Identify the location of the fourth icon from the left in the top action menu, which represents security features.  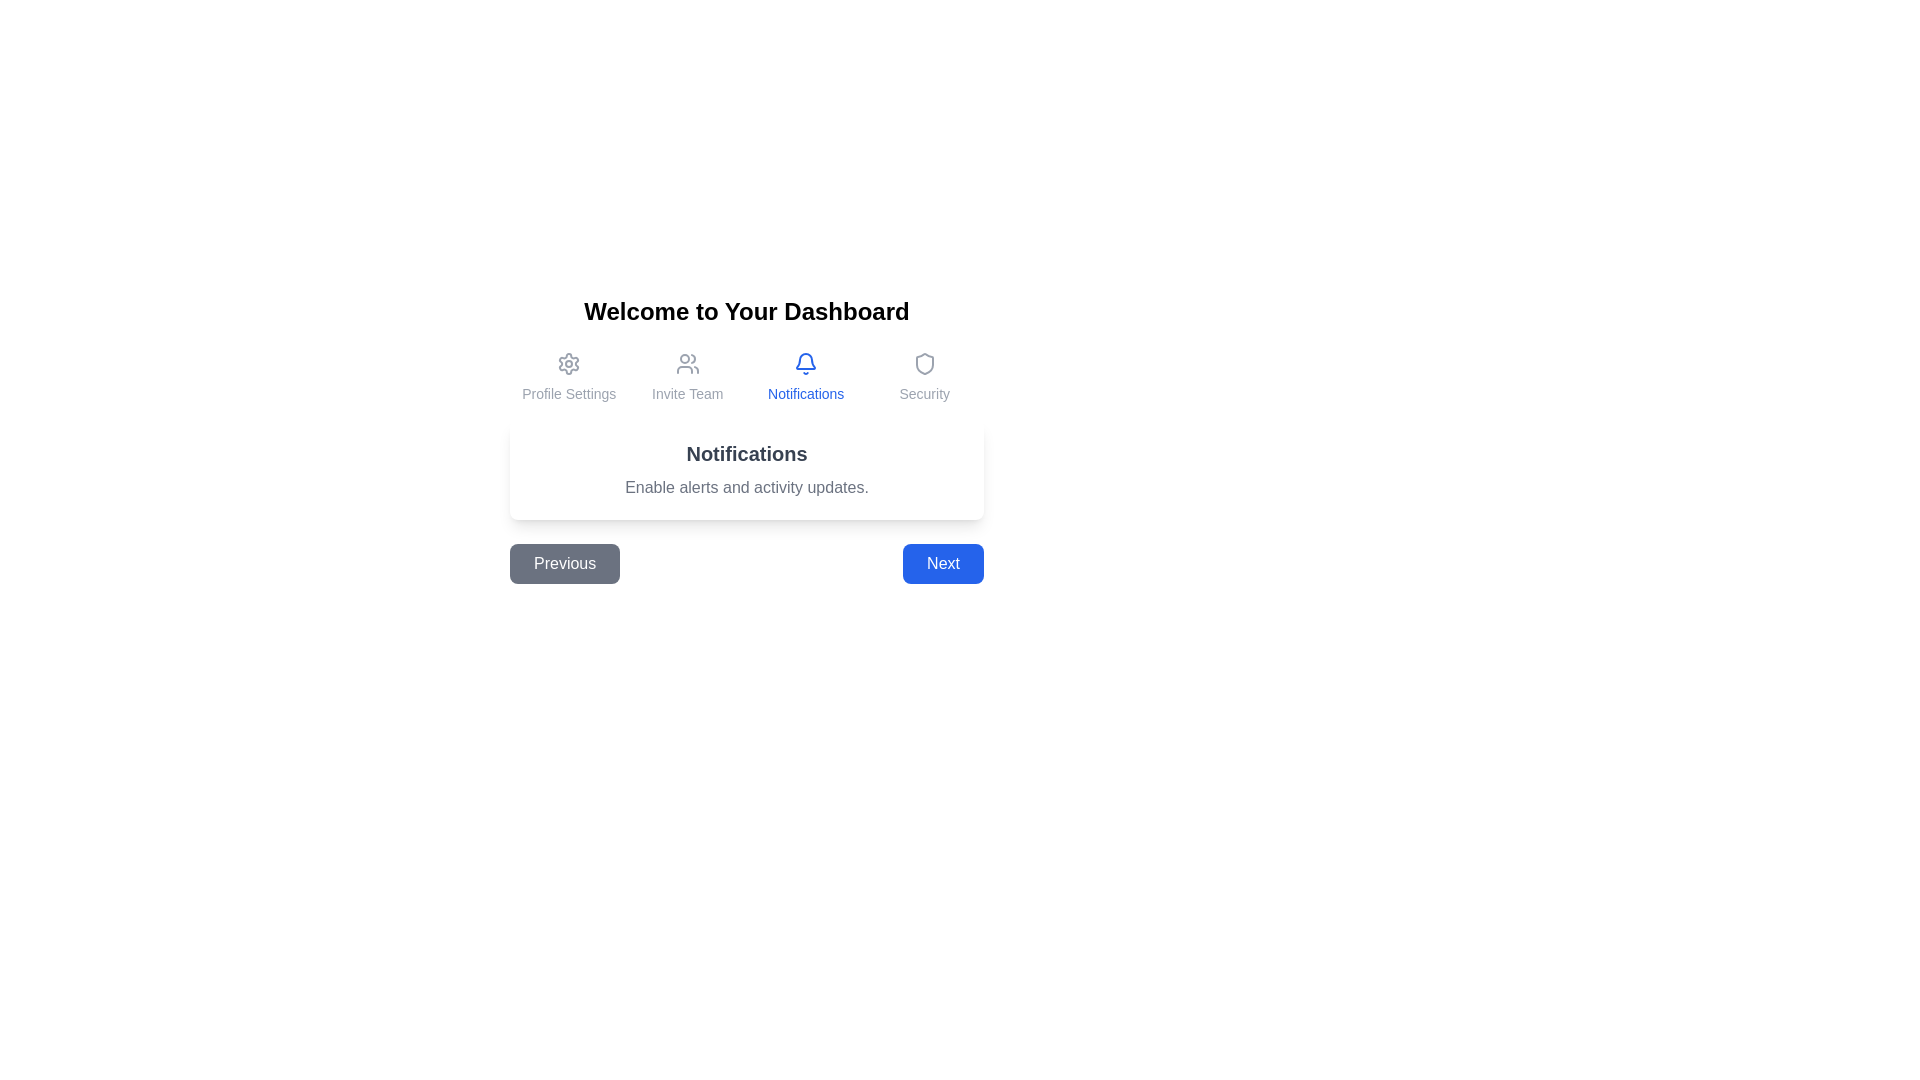
(923, 363).